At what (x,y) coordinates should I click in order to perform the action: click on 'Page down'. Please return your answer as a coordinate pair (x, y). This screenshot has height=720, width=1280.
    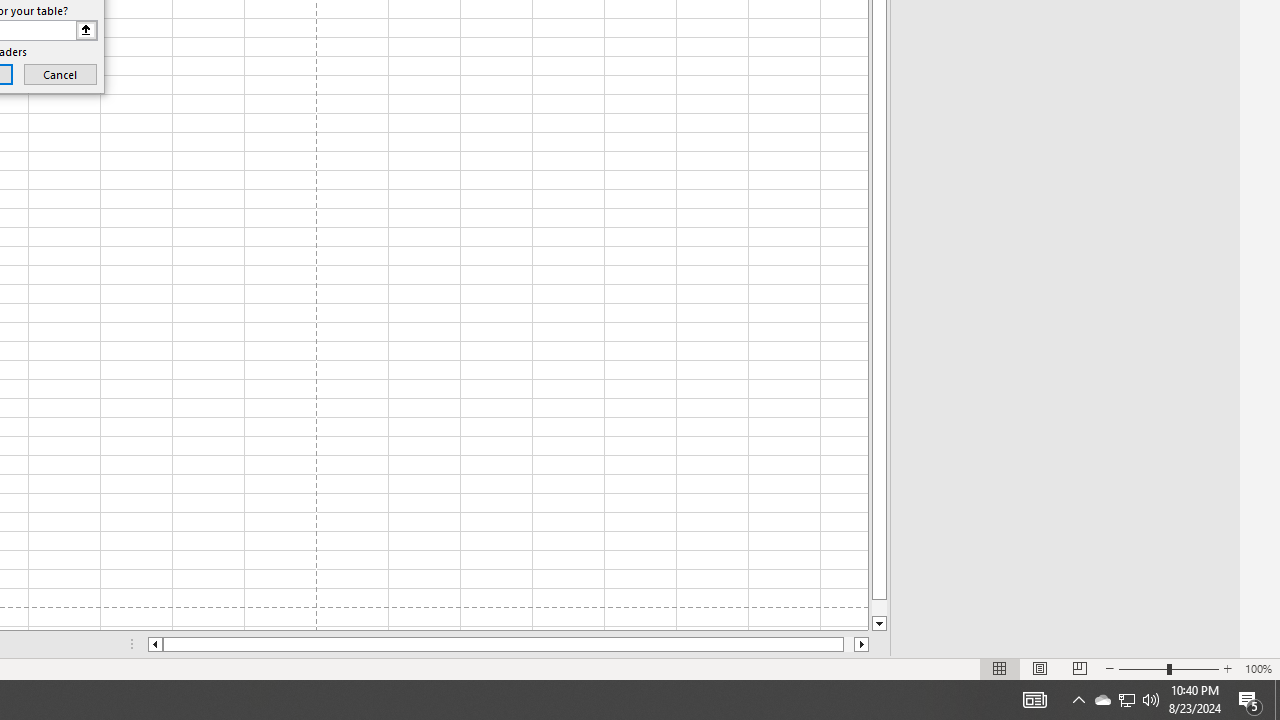
    Looking at the image, I should click on (879, 607).